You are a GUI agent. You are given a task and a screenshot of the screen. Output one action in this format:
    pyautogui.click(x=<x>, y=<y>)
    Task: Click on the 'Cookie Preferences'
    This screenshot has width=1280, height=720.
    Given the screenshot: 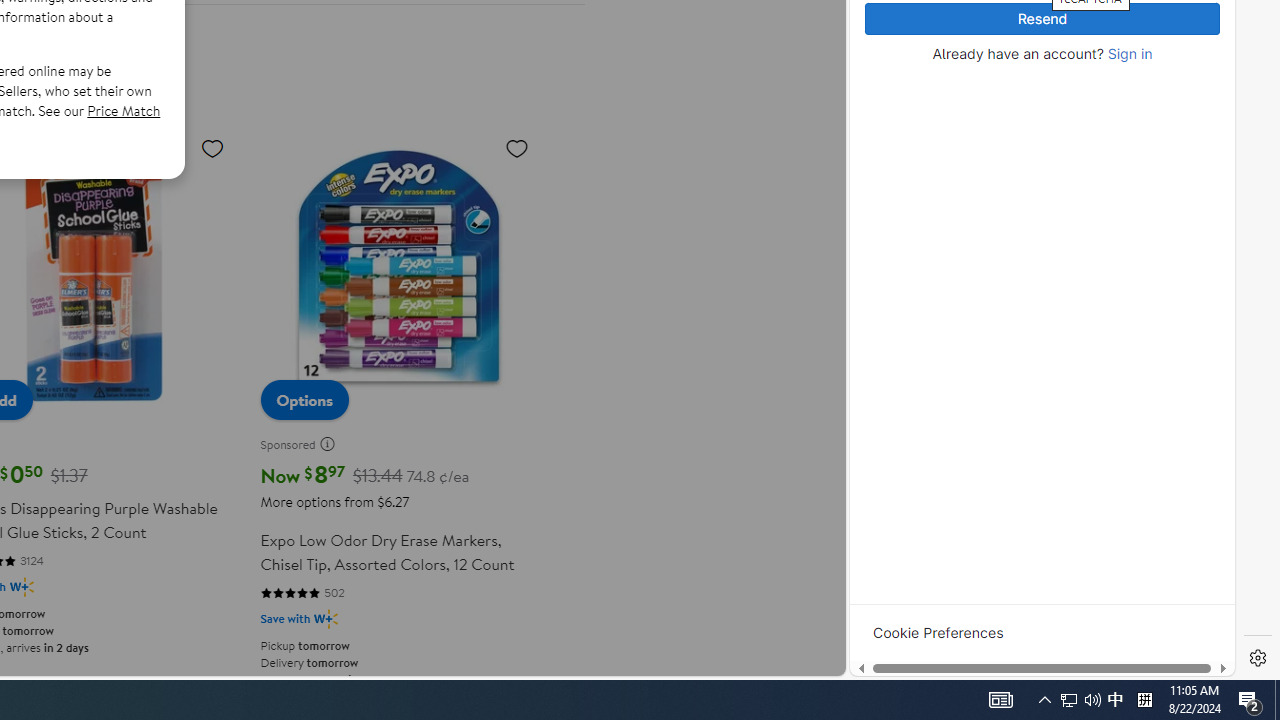 What is the action you would take?
    pyautogui.click(x=937, y=632)
    